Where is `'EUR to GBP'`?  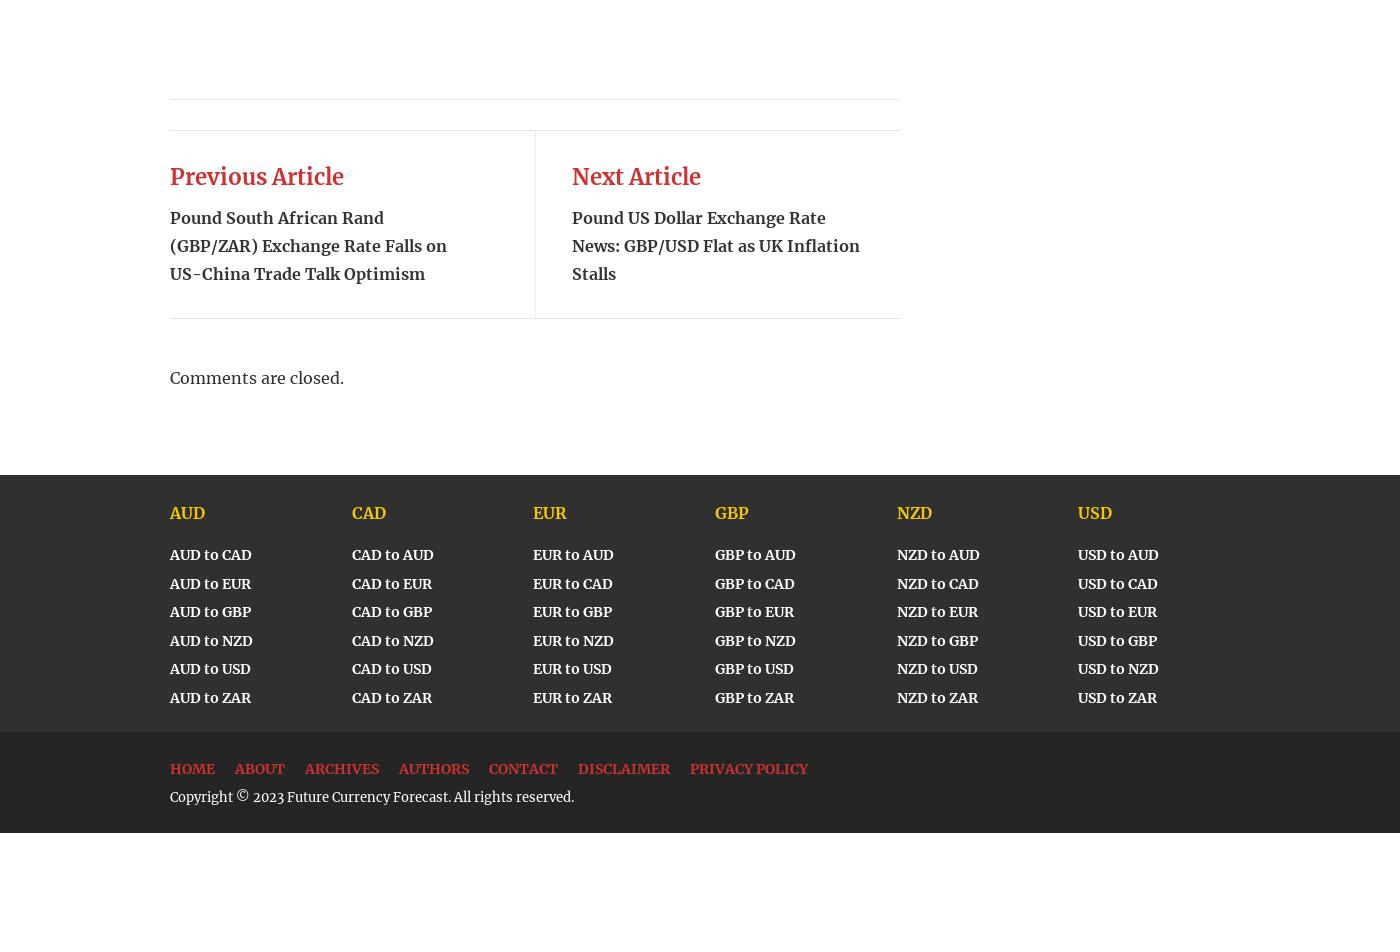 'EUR to GBP' is located at coordinates (572, 612).